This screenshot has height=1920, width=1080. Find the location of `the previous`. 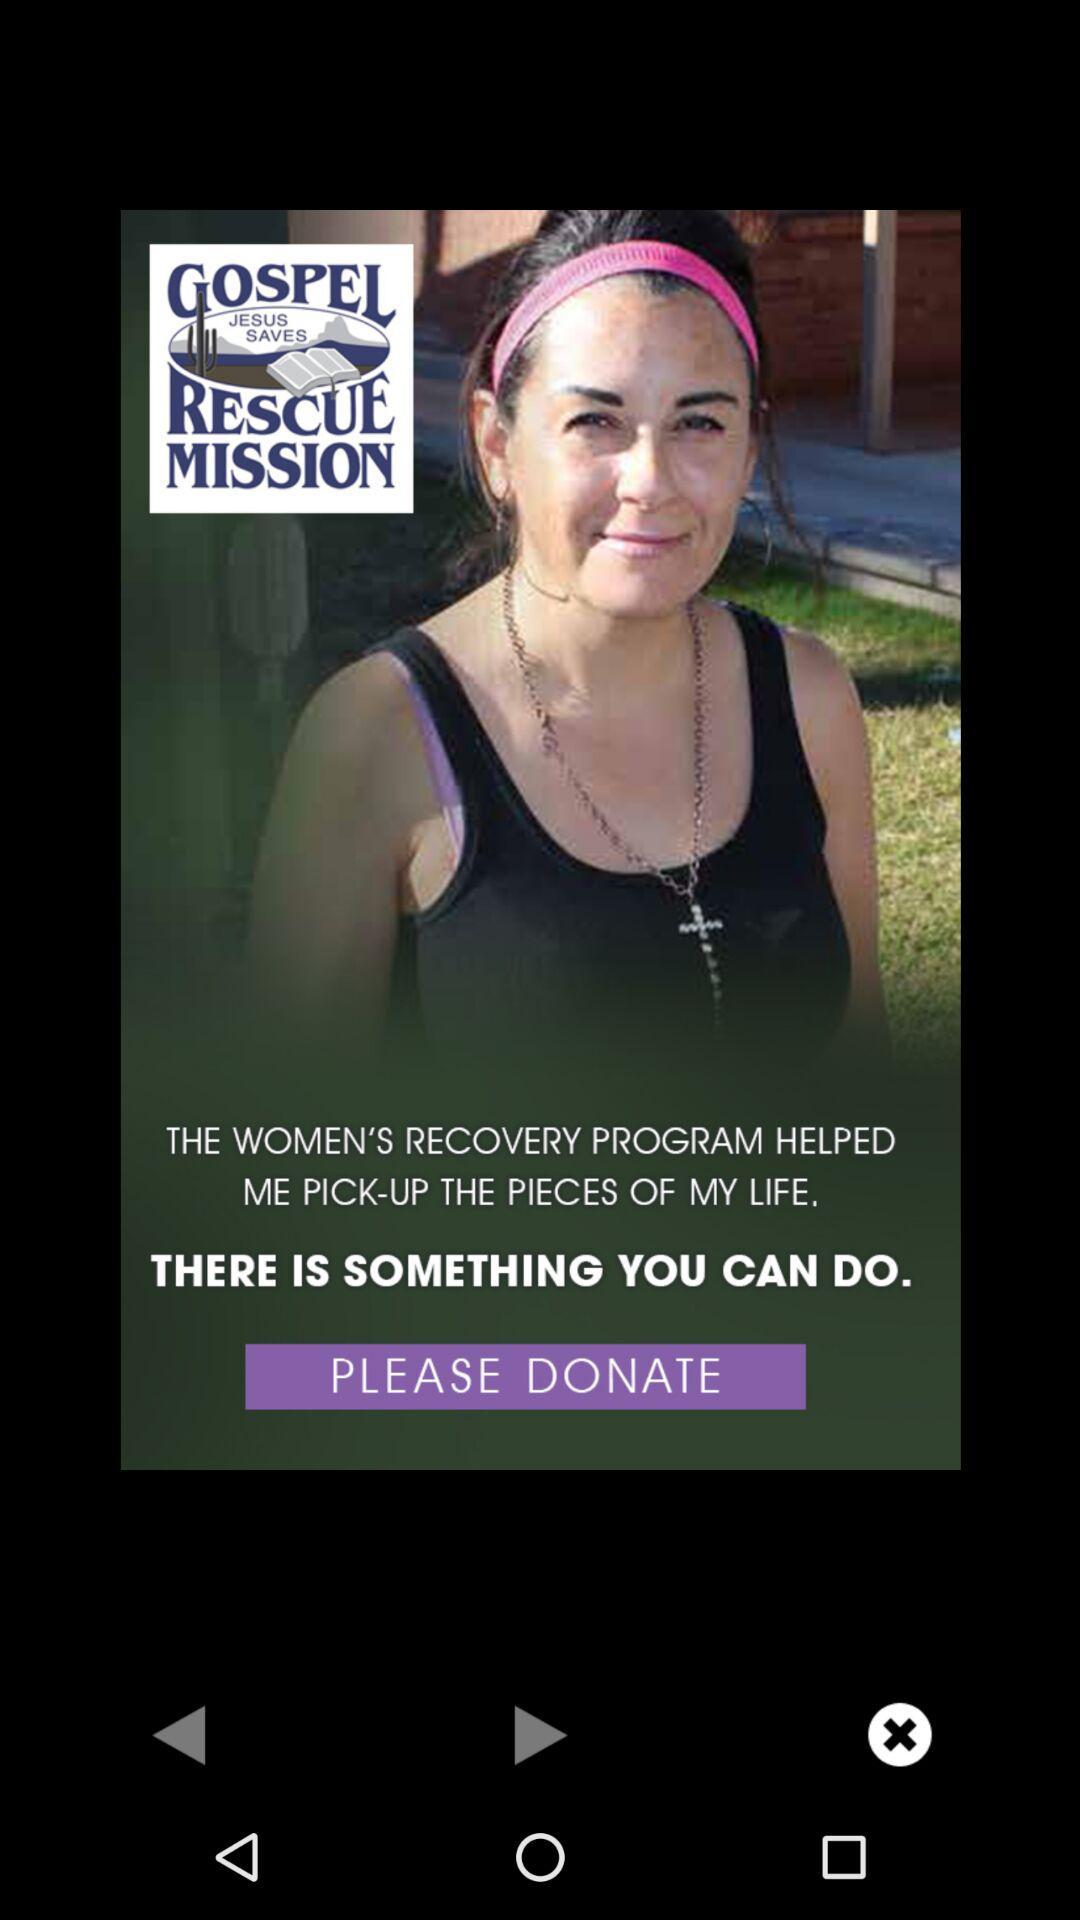

the previous is located at coordinates (180, 1733).